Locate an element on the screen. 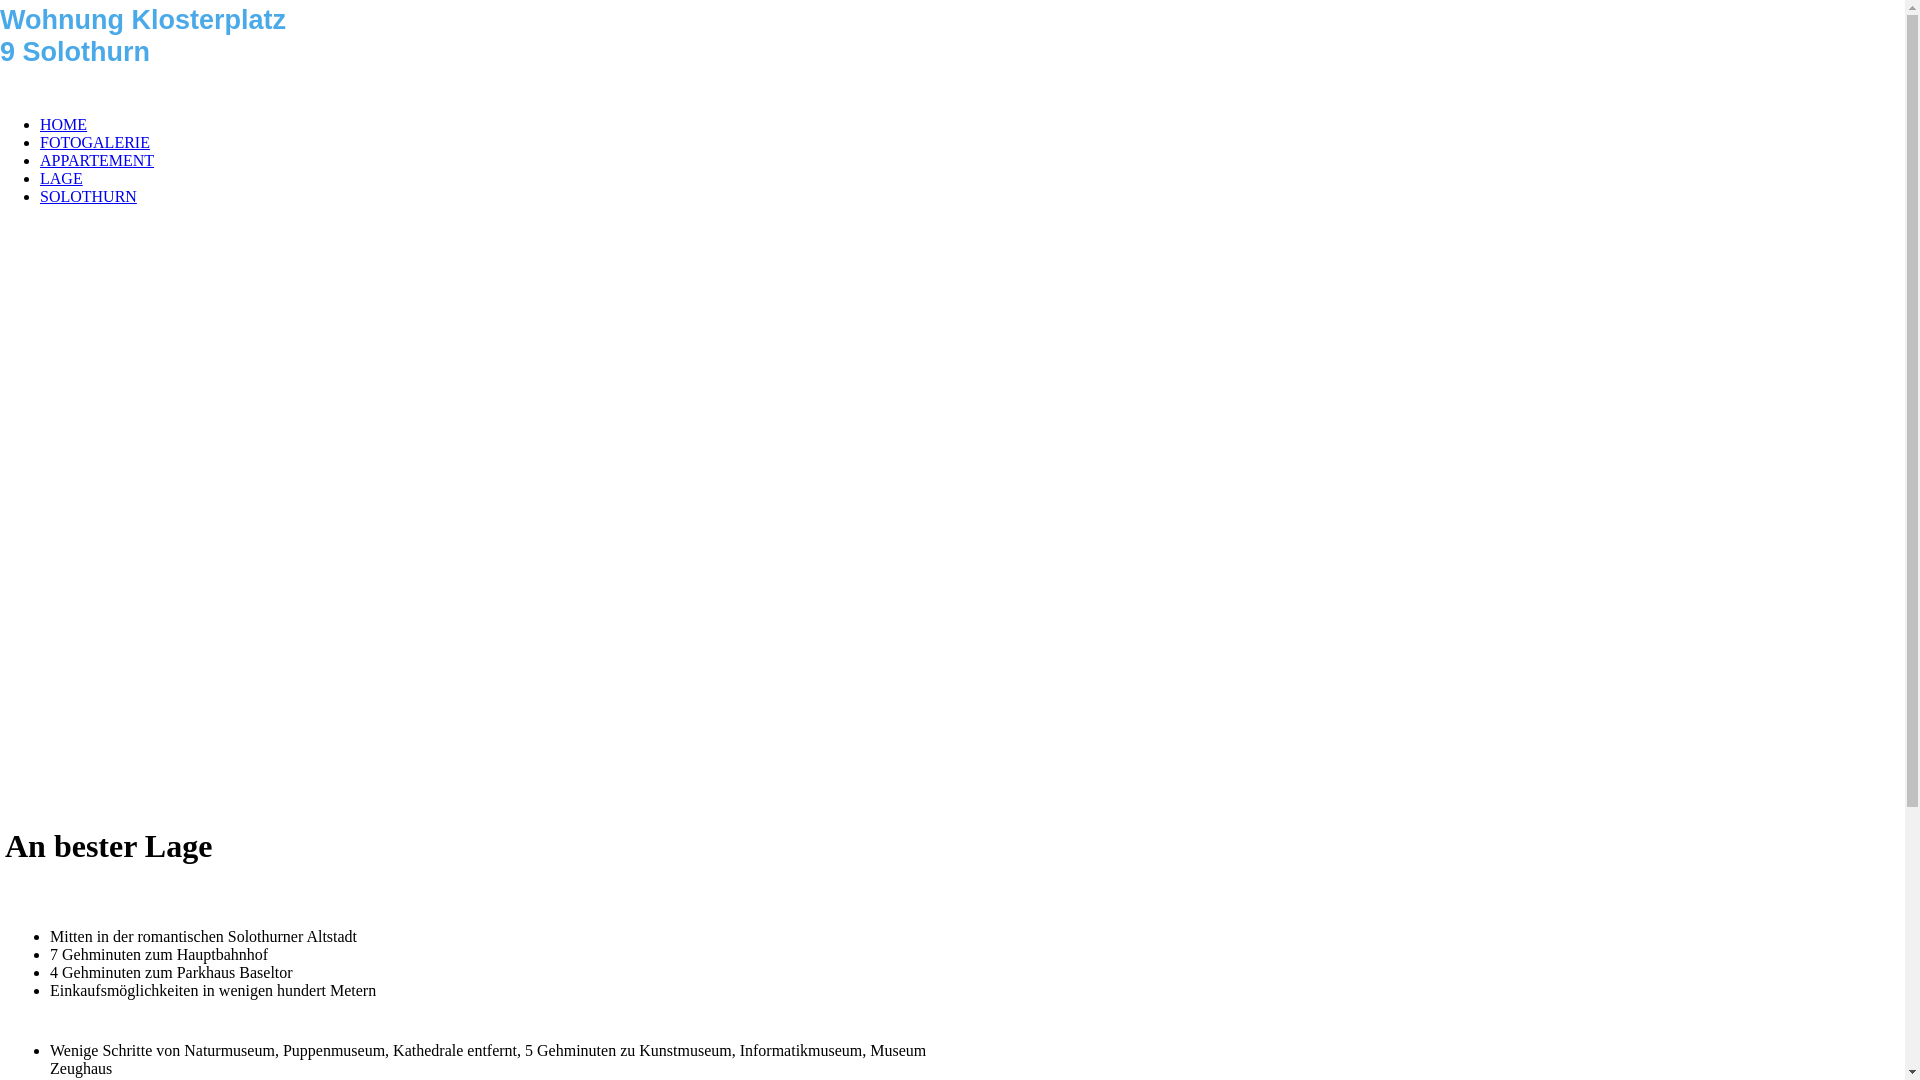  'LAGE' is located at coordinates (39, 177).